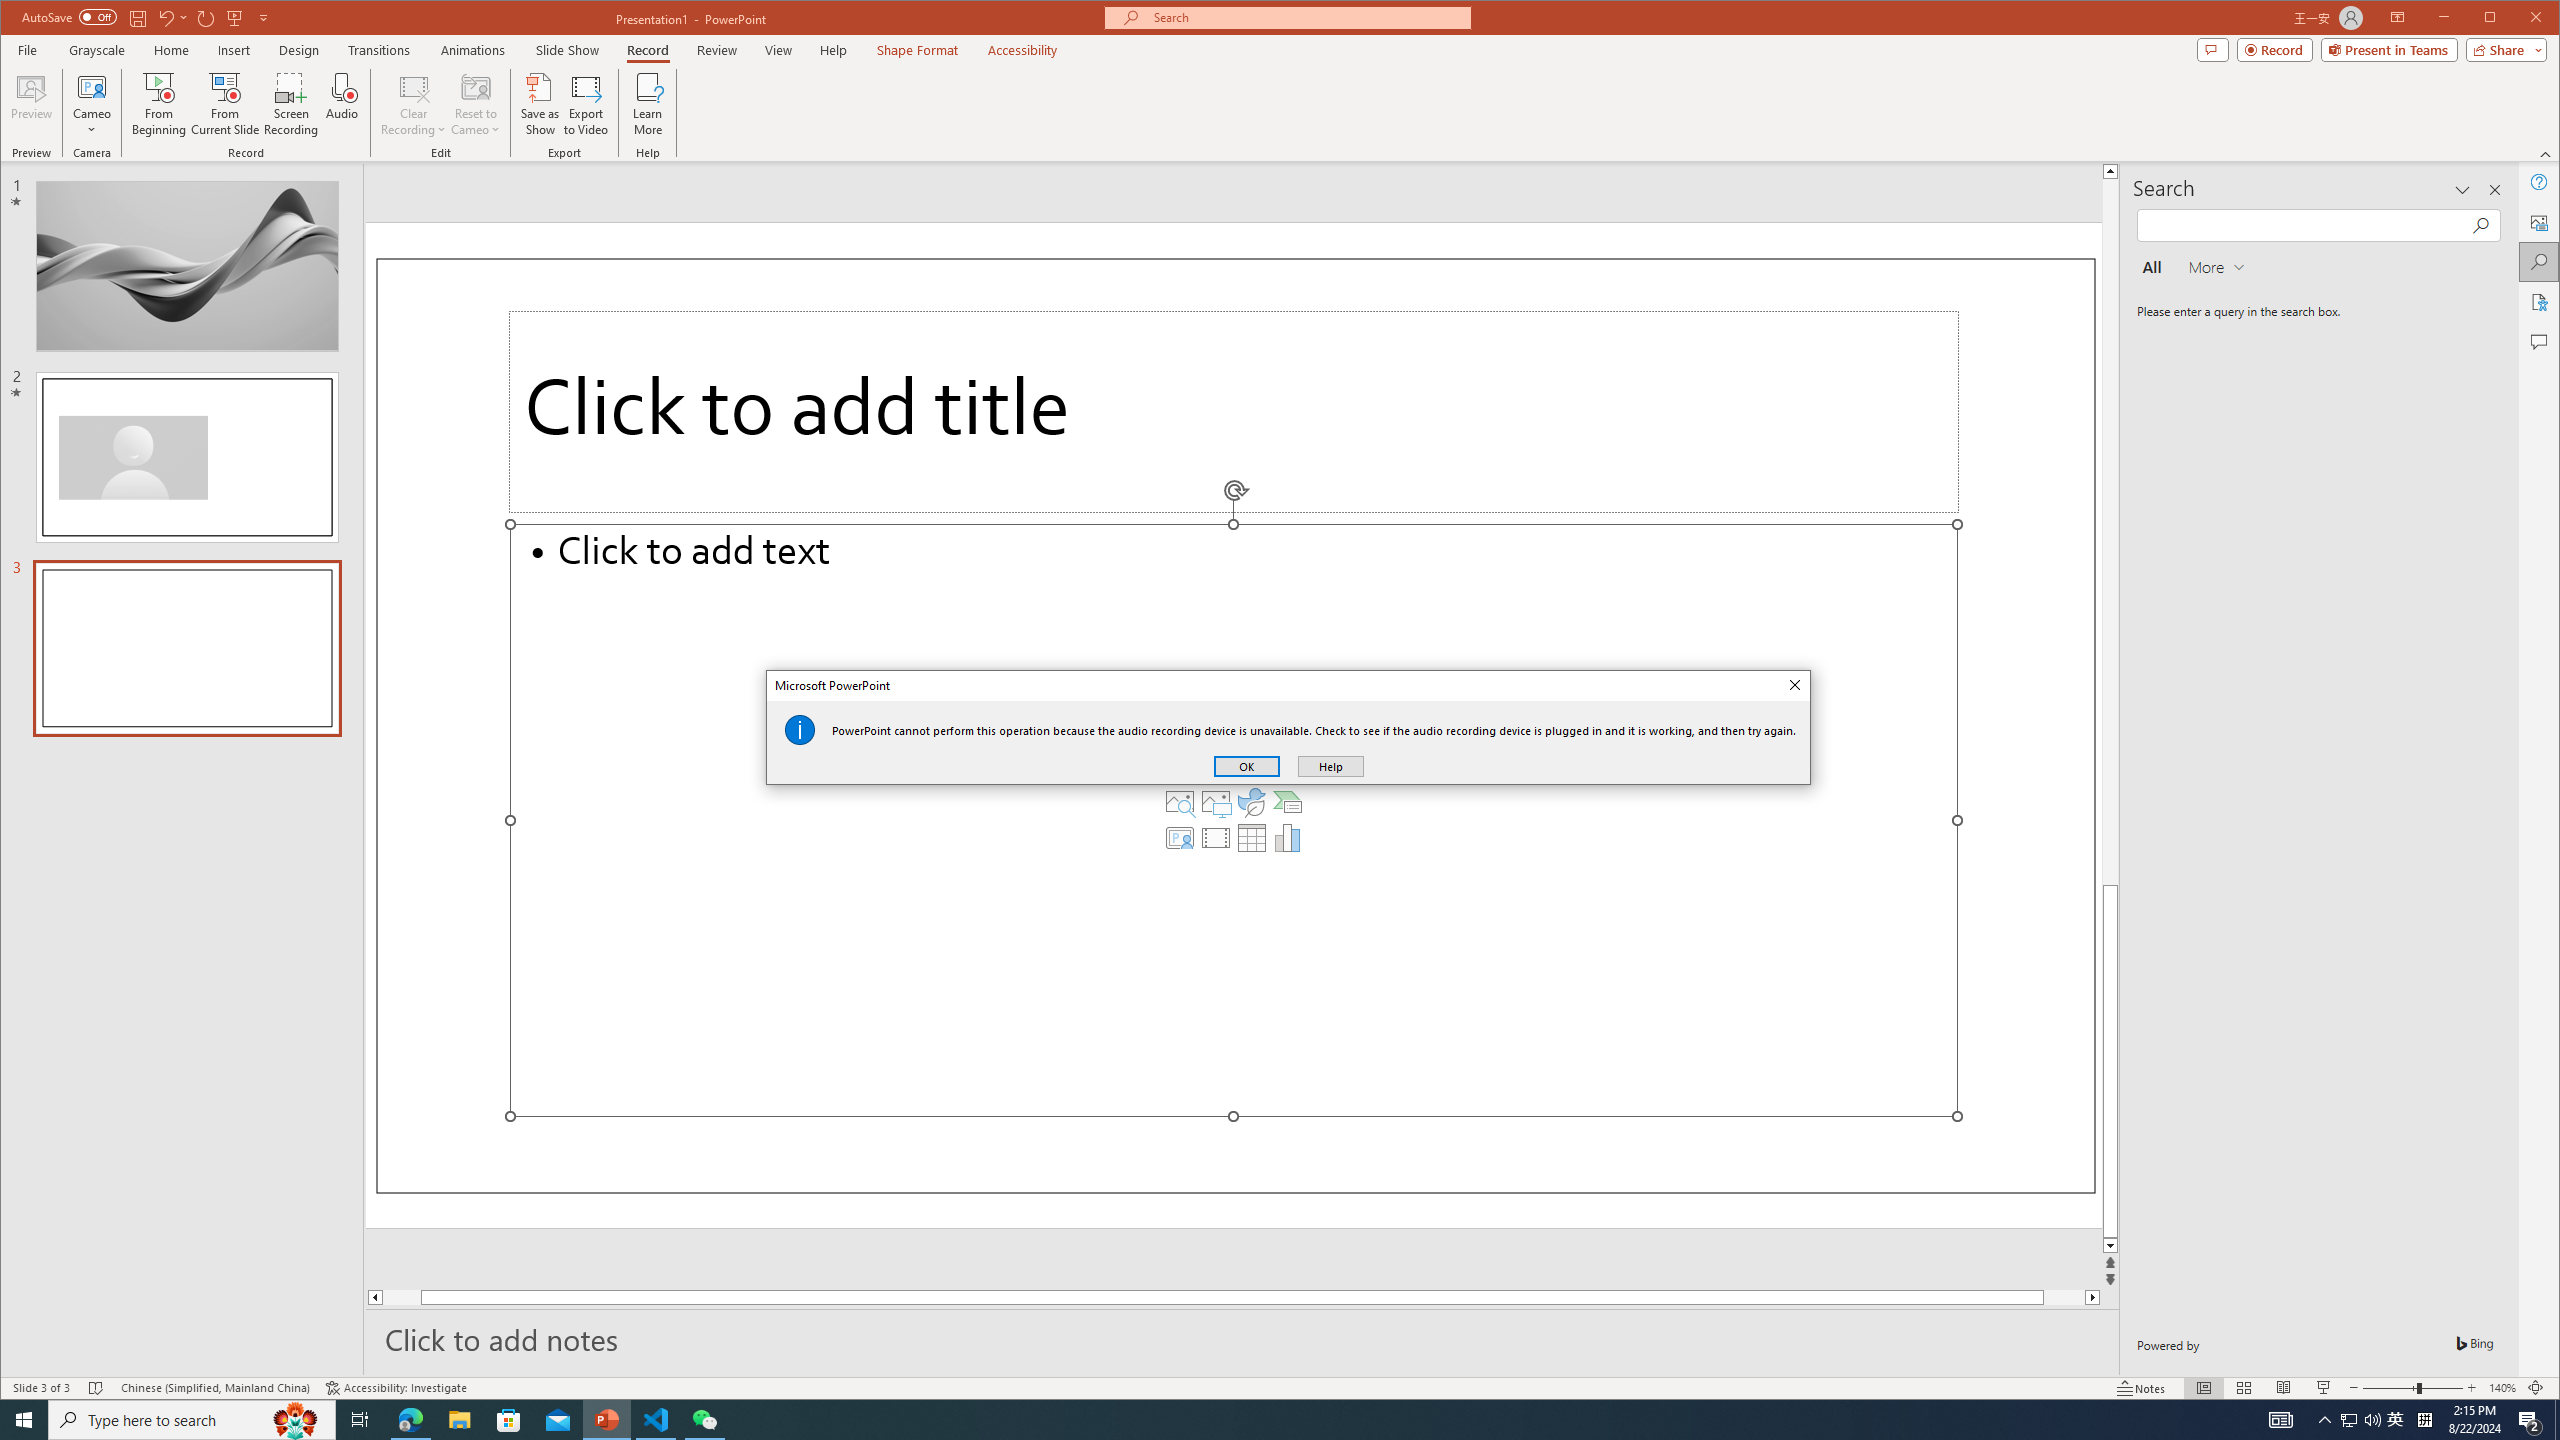 The height and width of the screenshot is (1440, 2560). I want to click on 'Screen Recording', so click(289, 103).